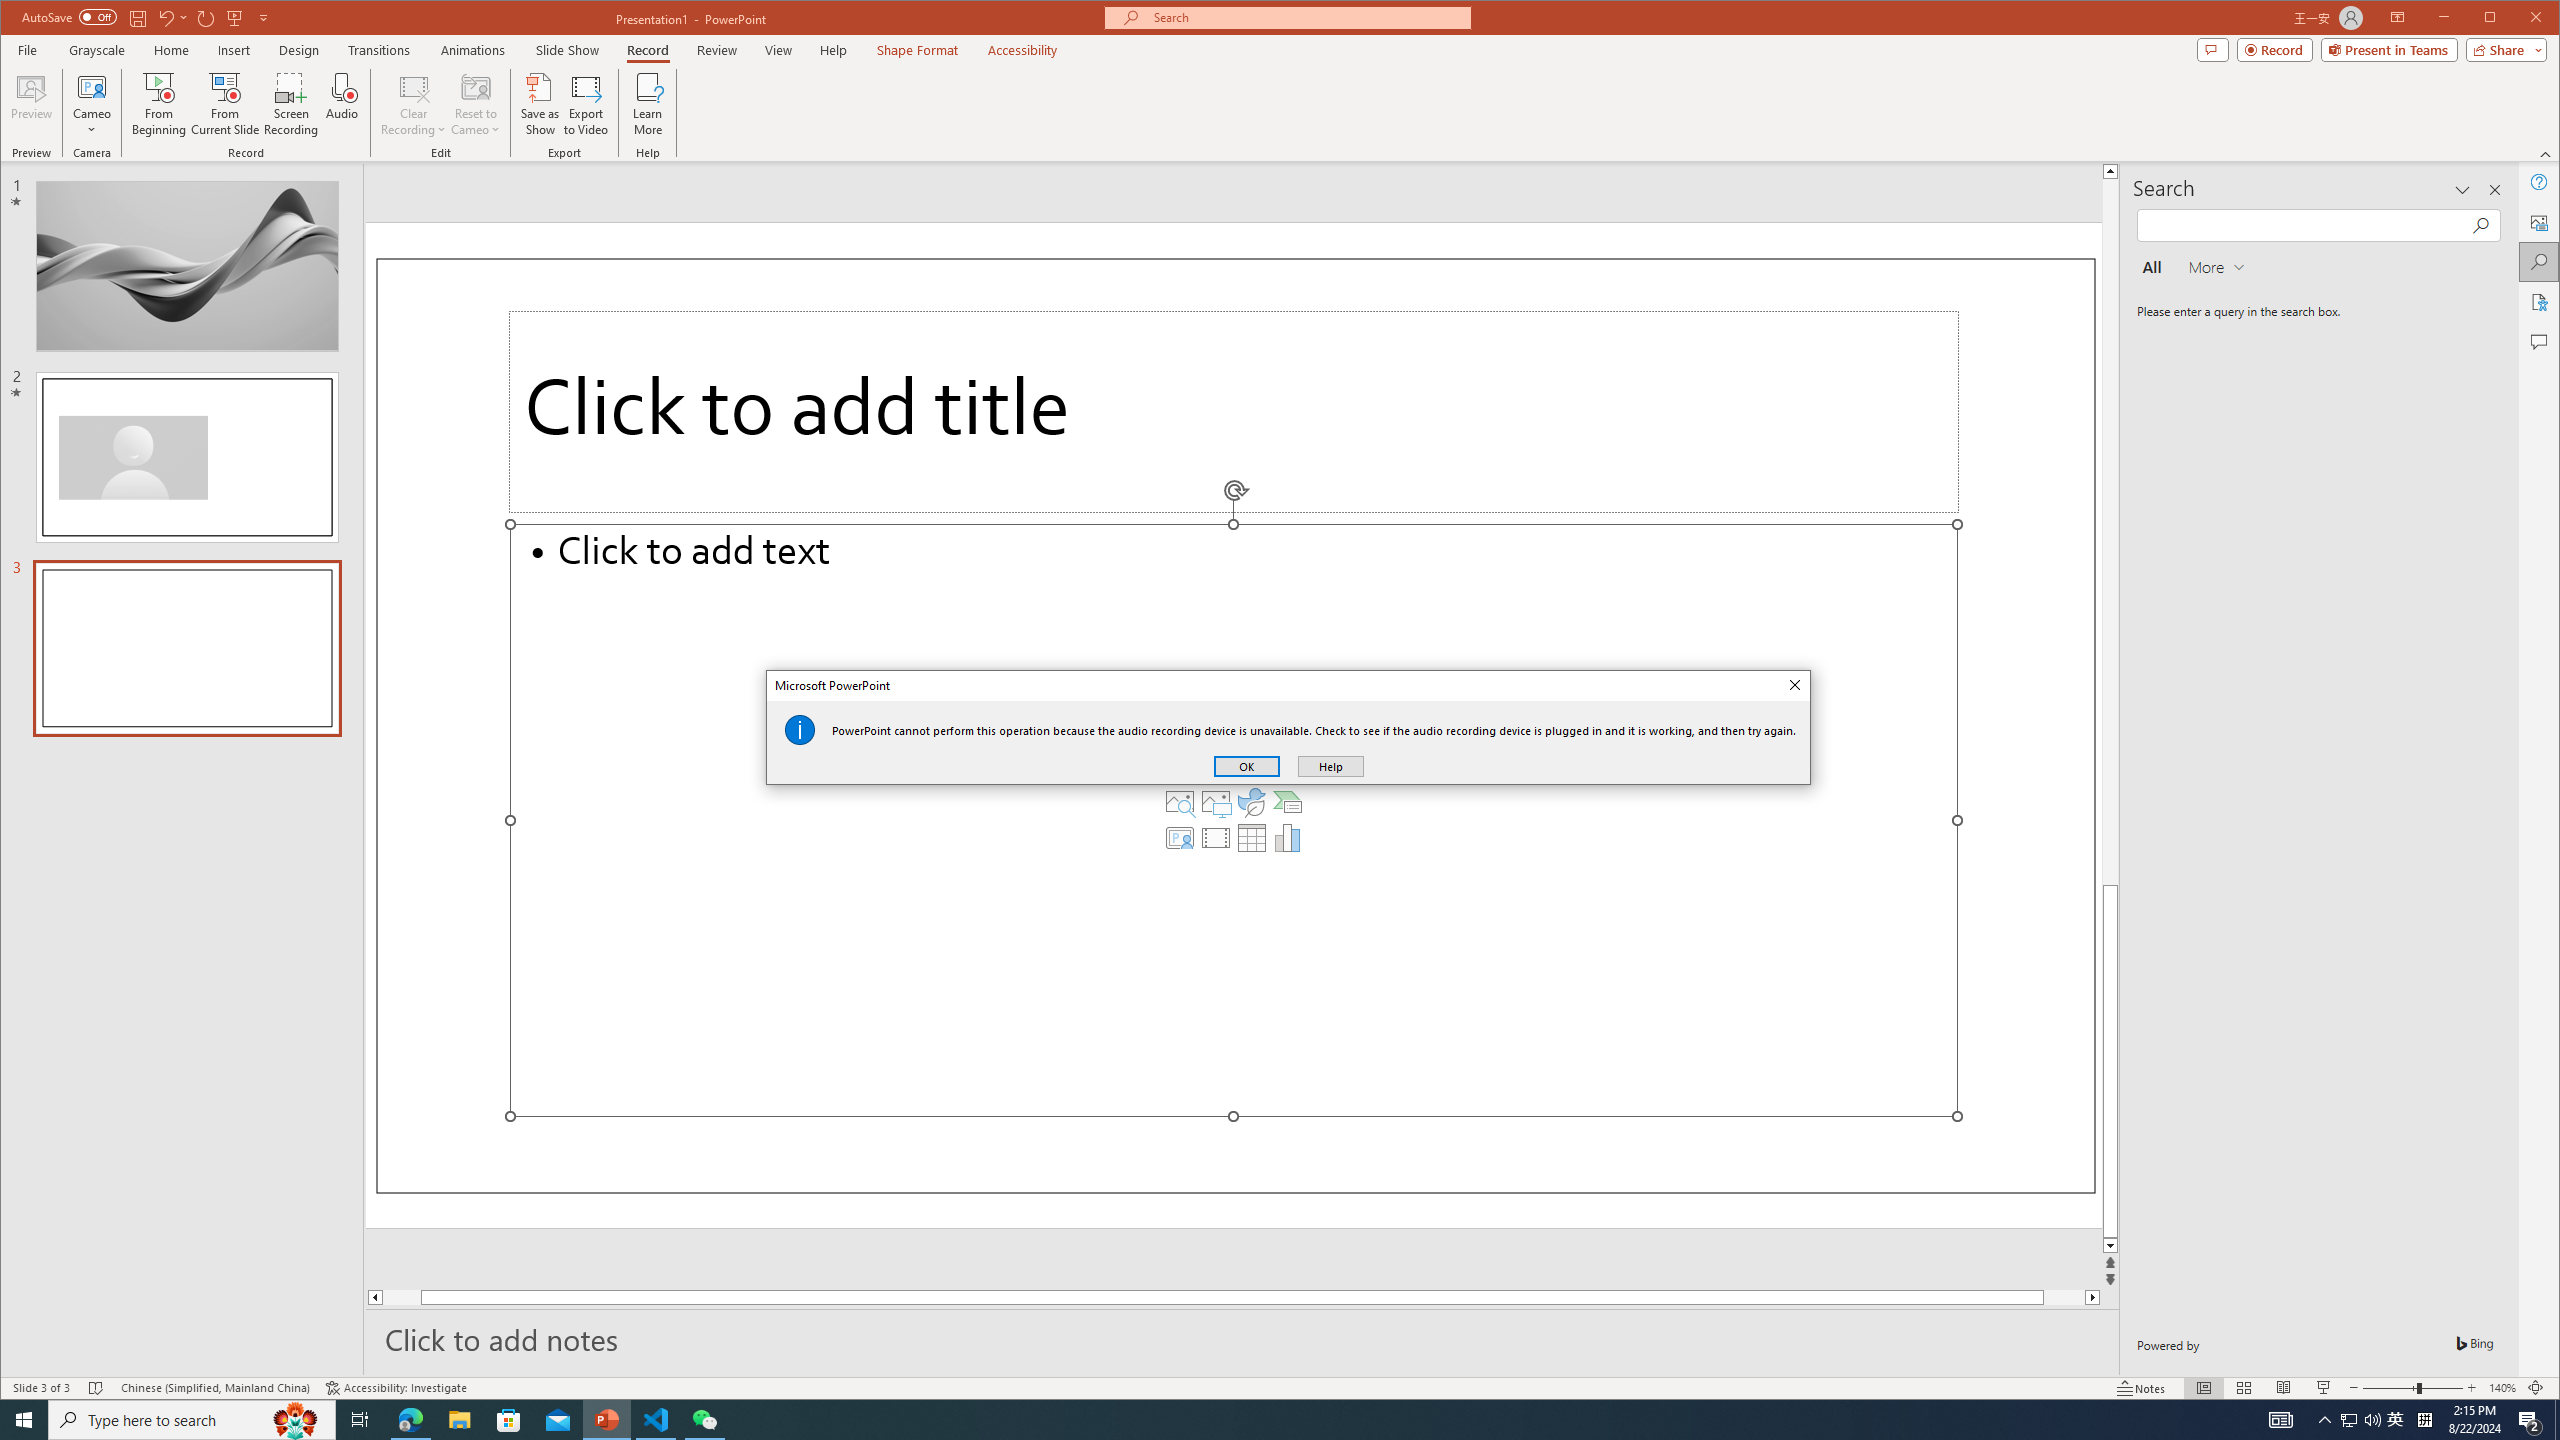 The height and width of the screenshot is (1440, 2560). I want to click on 'Screen Recording', so click(289, 103).